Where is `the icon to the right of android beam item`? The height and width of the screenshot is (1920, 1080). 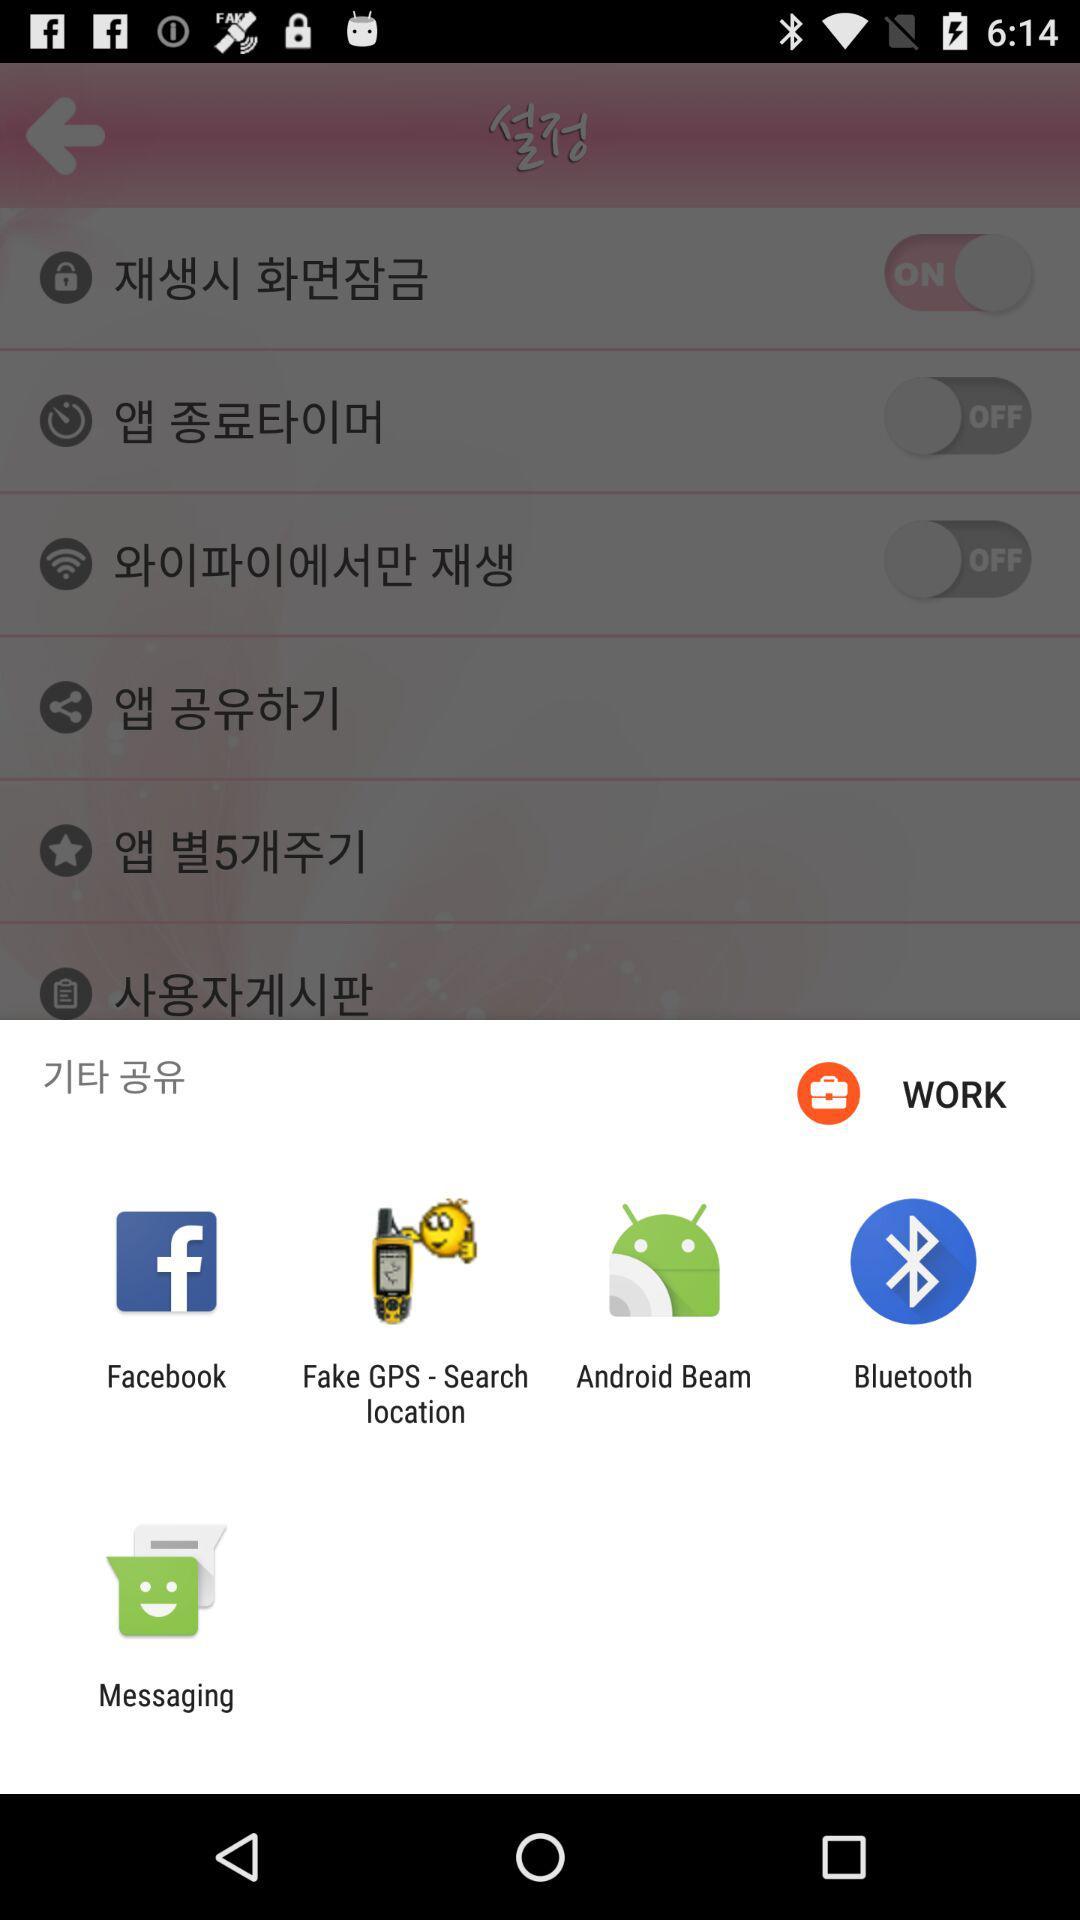
the icon to the right of android beam item is located at coordinates (913, 1392).